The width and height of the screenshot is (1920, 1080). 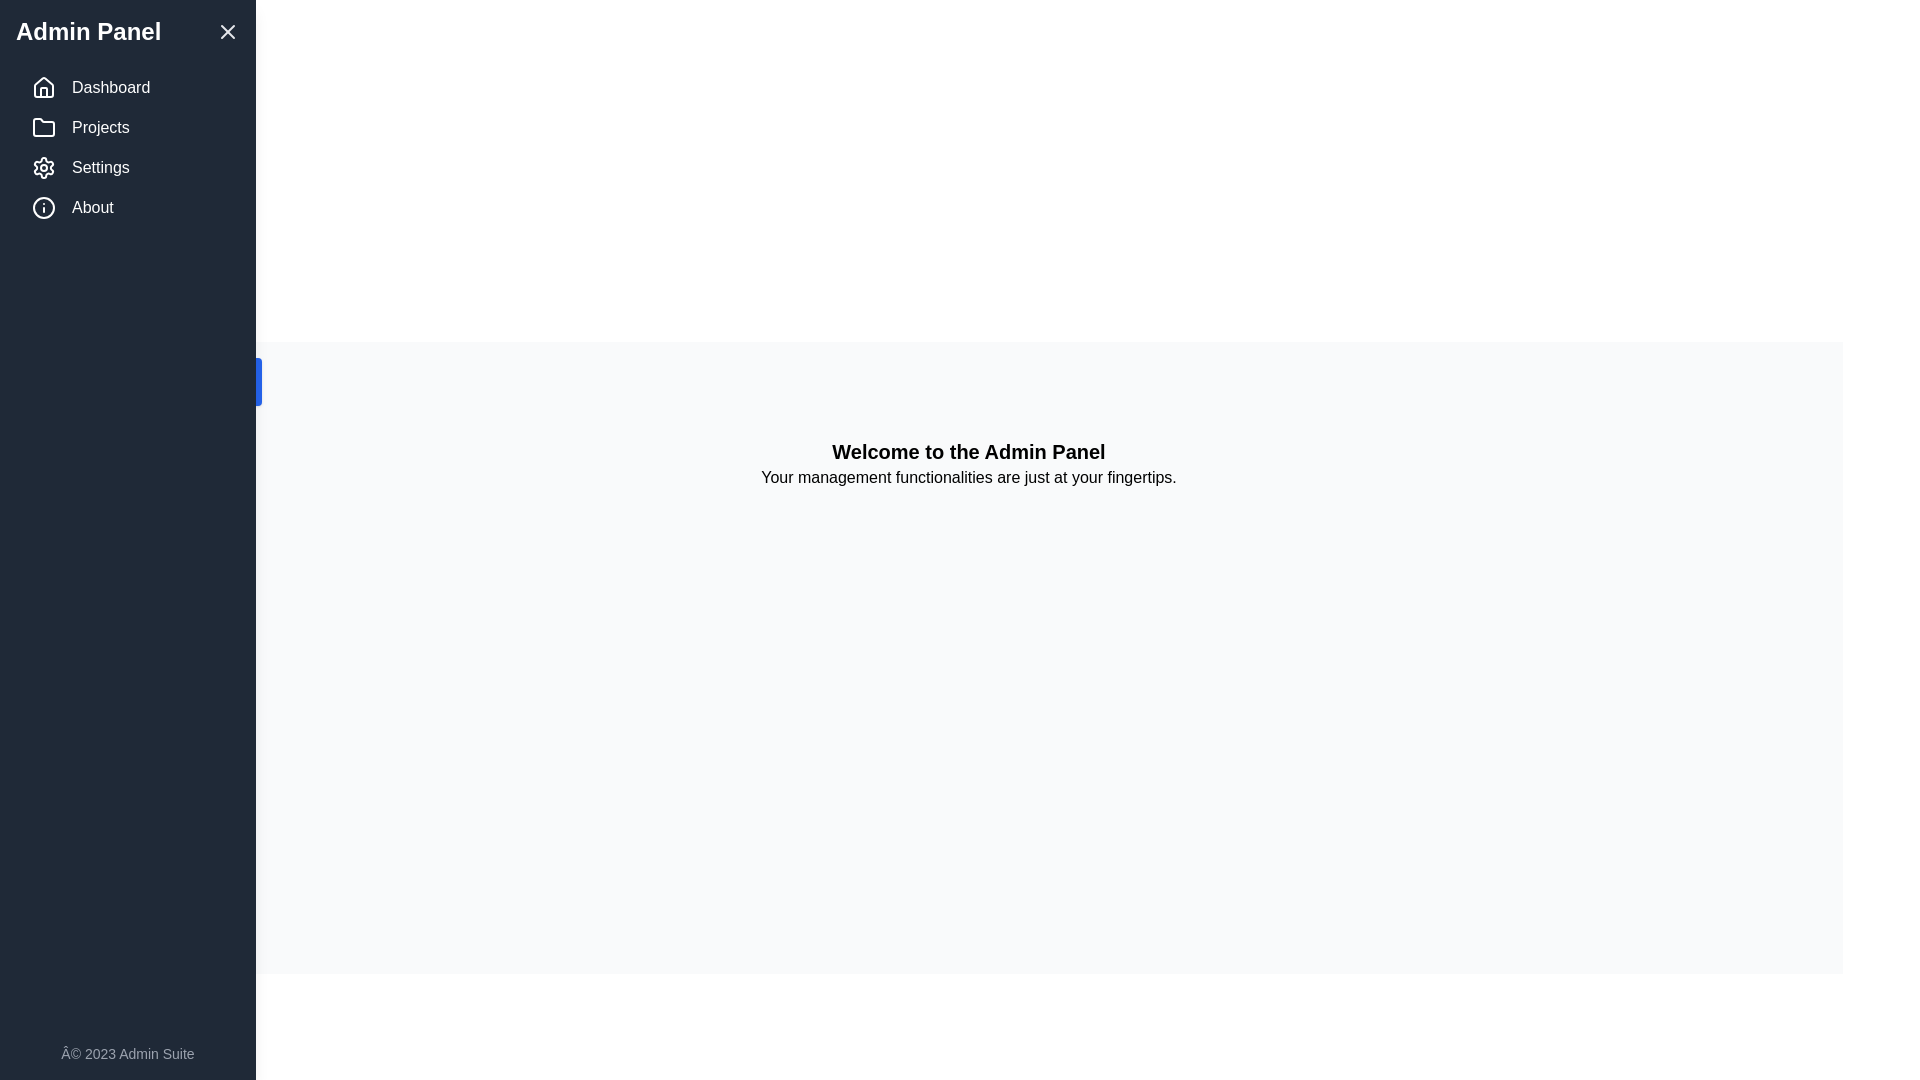 What do you see at coordinates (87, 31) in the screenshot?
I see `the static text element that serves as the title or heading for the sidebar, positioned at the top-left corner of the sidebar` at bounding box center [87, 31].